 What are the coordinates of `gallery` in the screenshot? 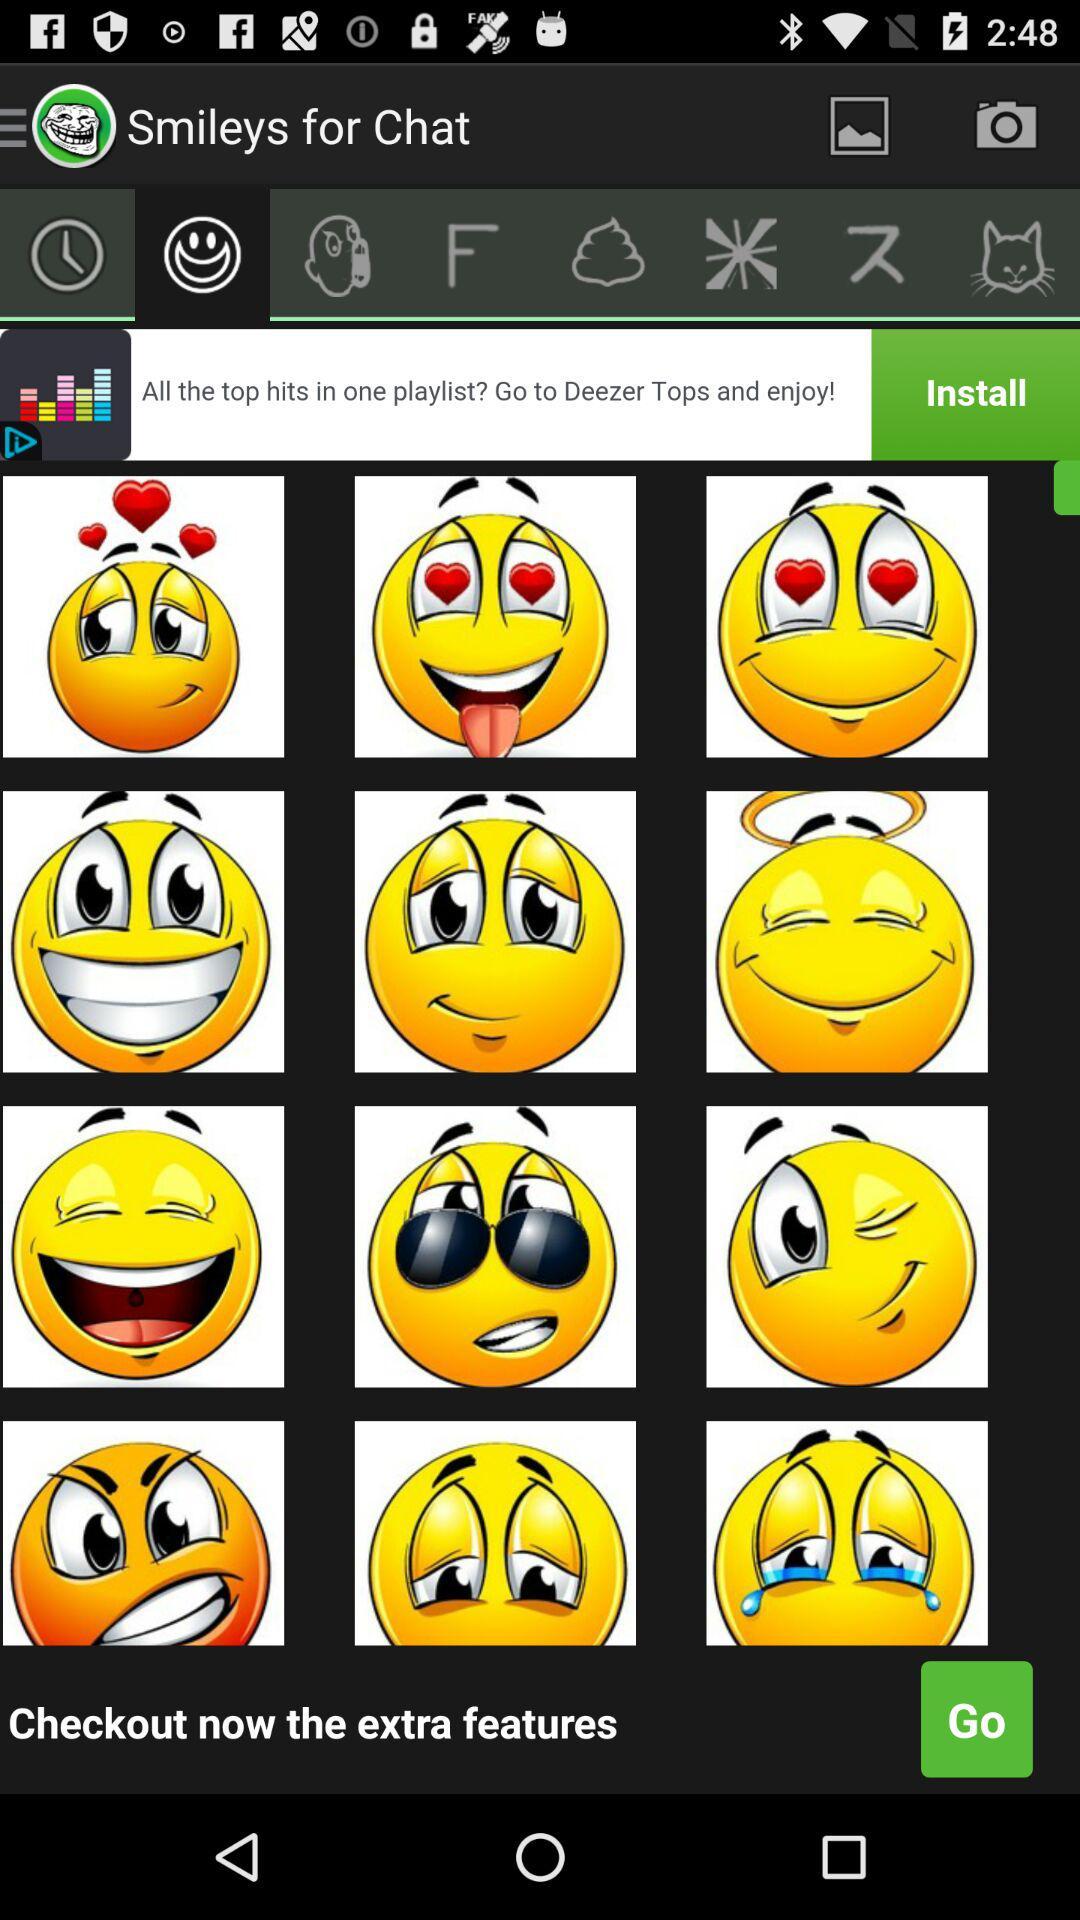 It's located at (858, 124).